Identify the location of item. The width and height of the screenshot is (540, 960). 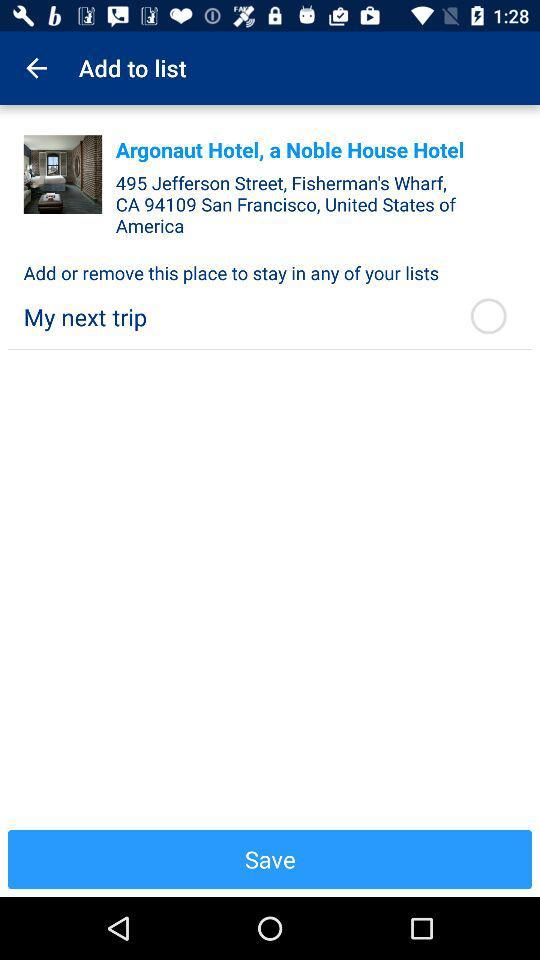
(63, 173).